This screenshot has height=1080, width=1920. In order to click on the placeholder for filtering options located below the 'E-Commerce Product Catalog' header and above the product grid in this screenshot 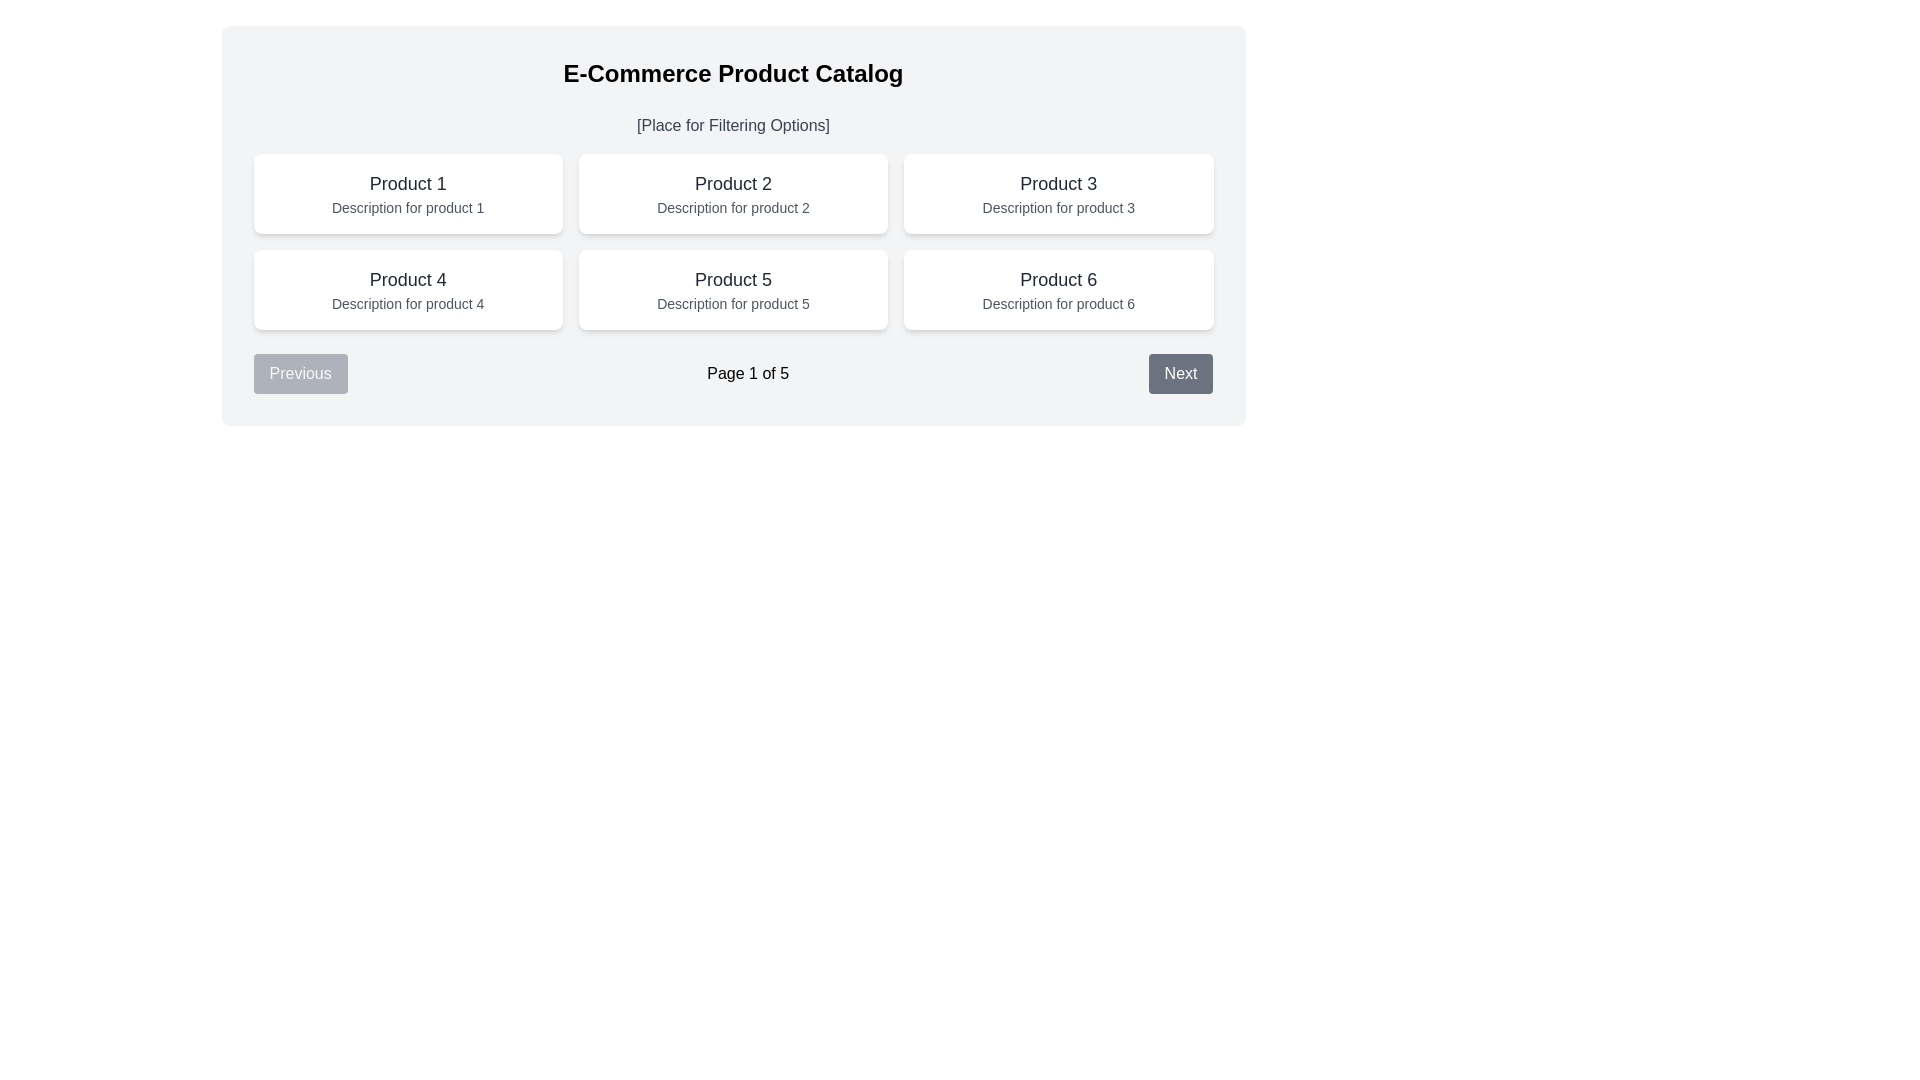, I will do `click(732, 126)`.